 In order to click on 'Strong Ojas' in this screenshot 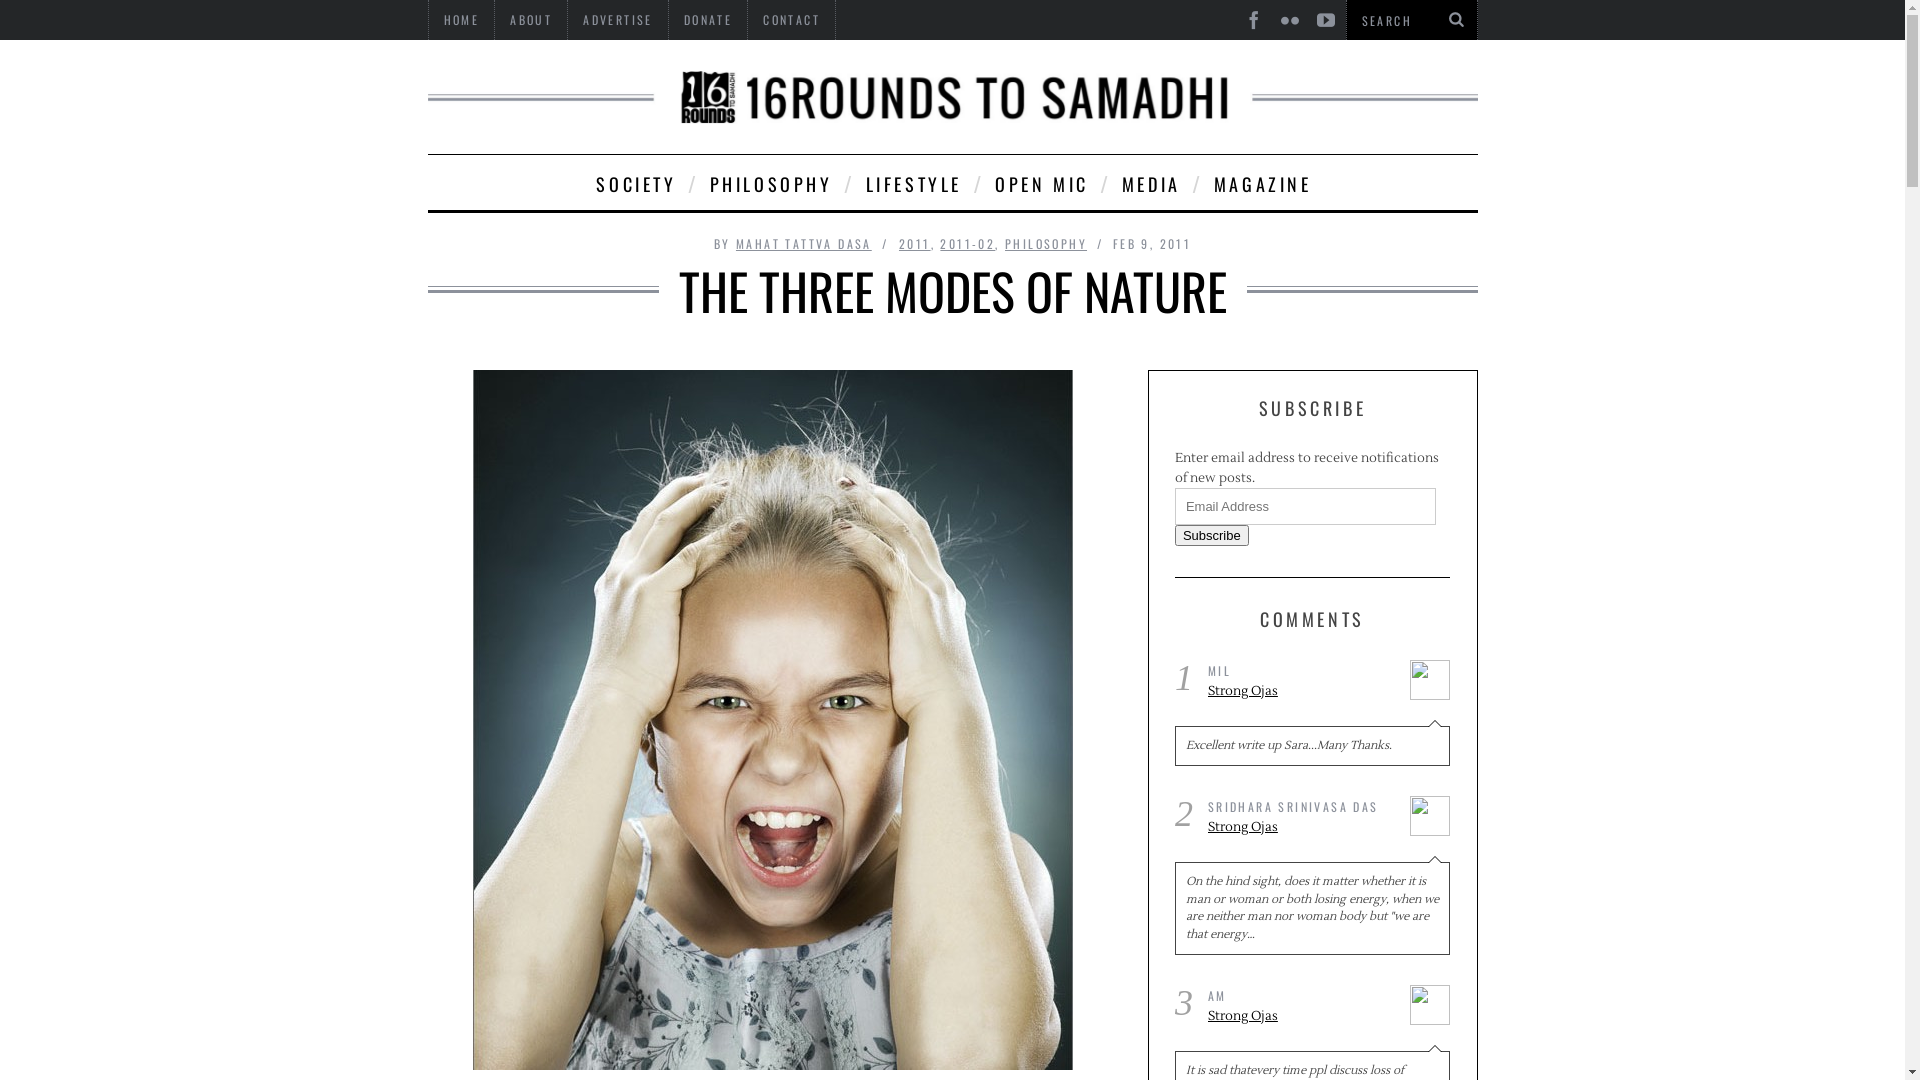, I will do `click(1207, 828)`.